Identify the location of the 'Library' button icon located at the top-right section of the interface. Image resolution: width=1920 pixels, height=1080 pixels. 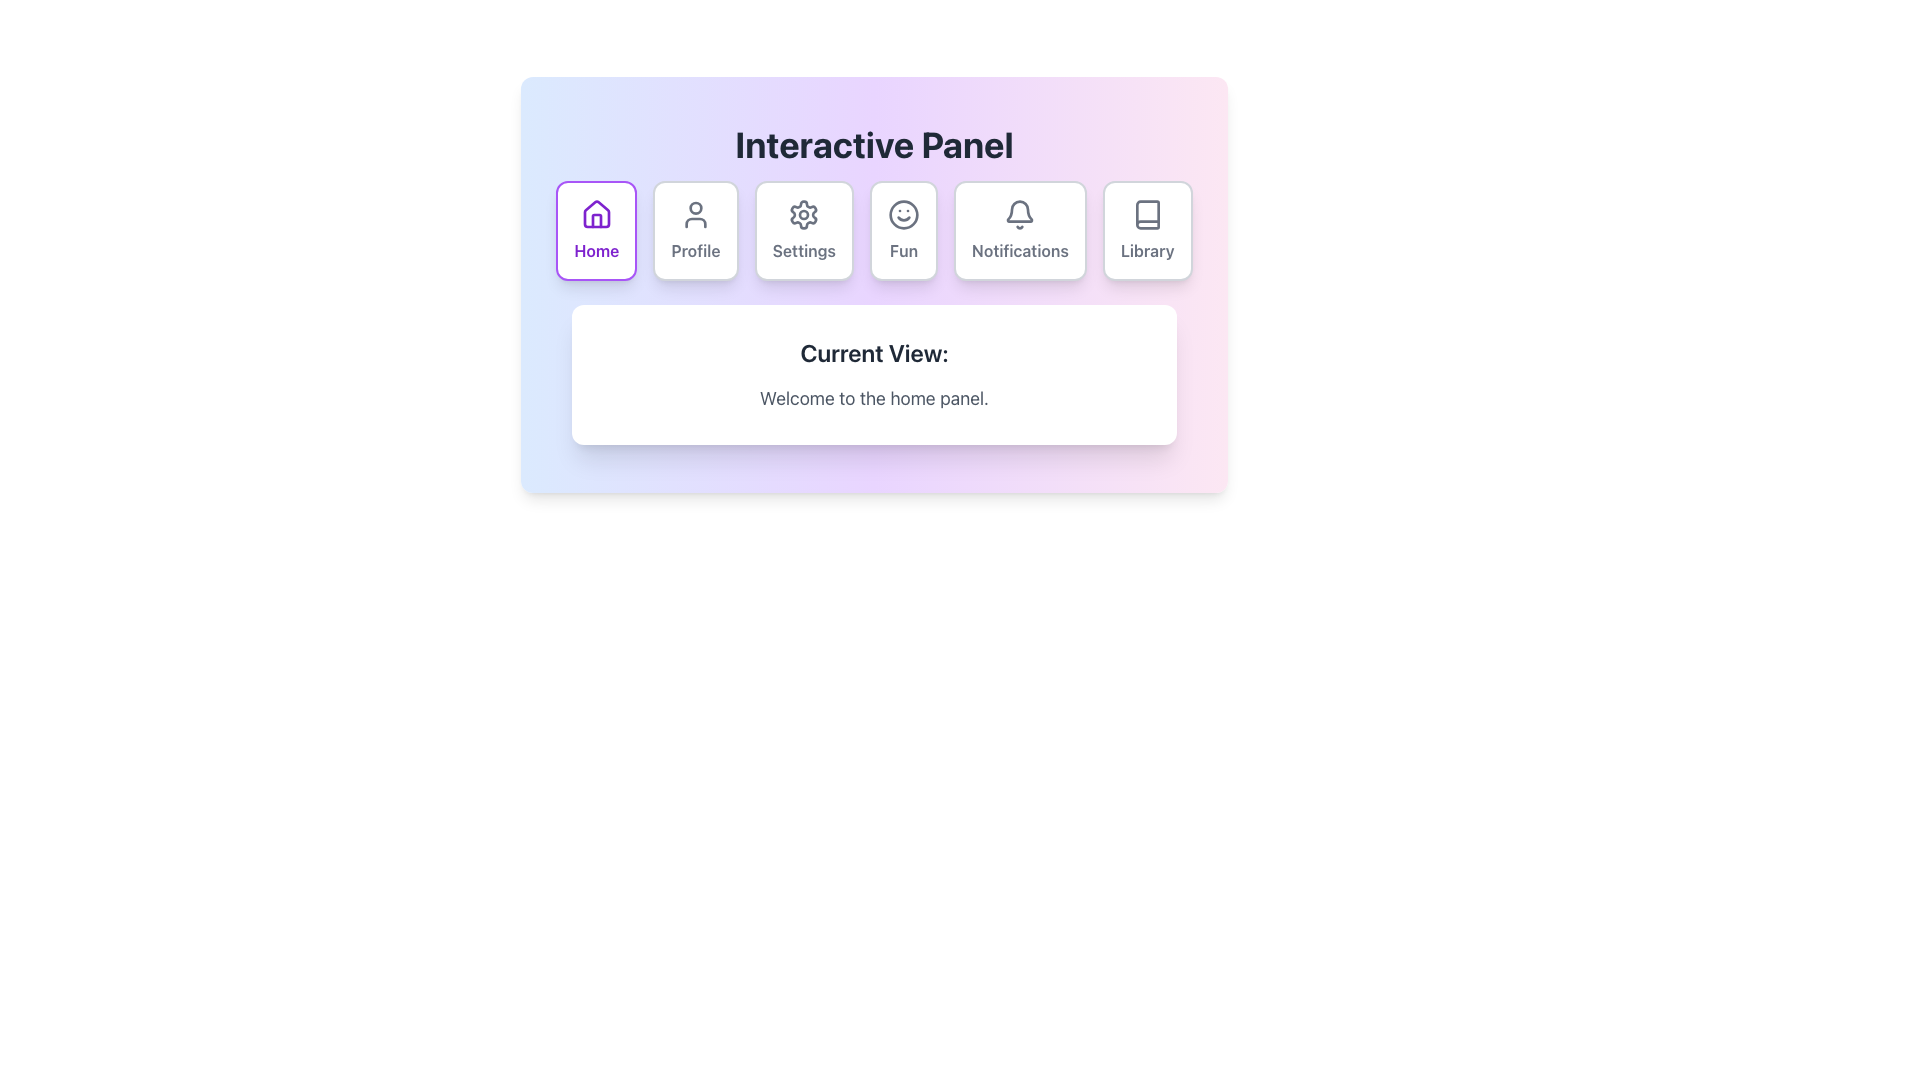
(1147, 215).